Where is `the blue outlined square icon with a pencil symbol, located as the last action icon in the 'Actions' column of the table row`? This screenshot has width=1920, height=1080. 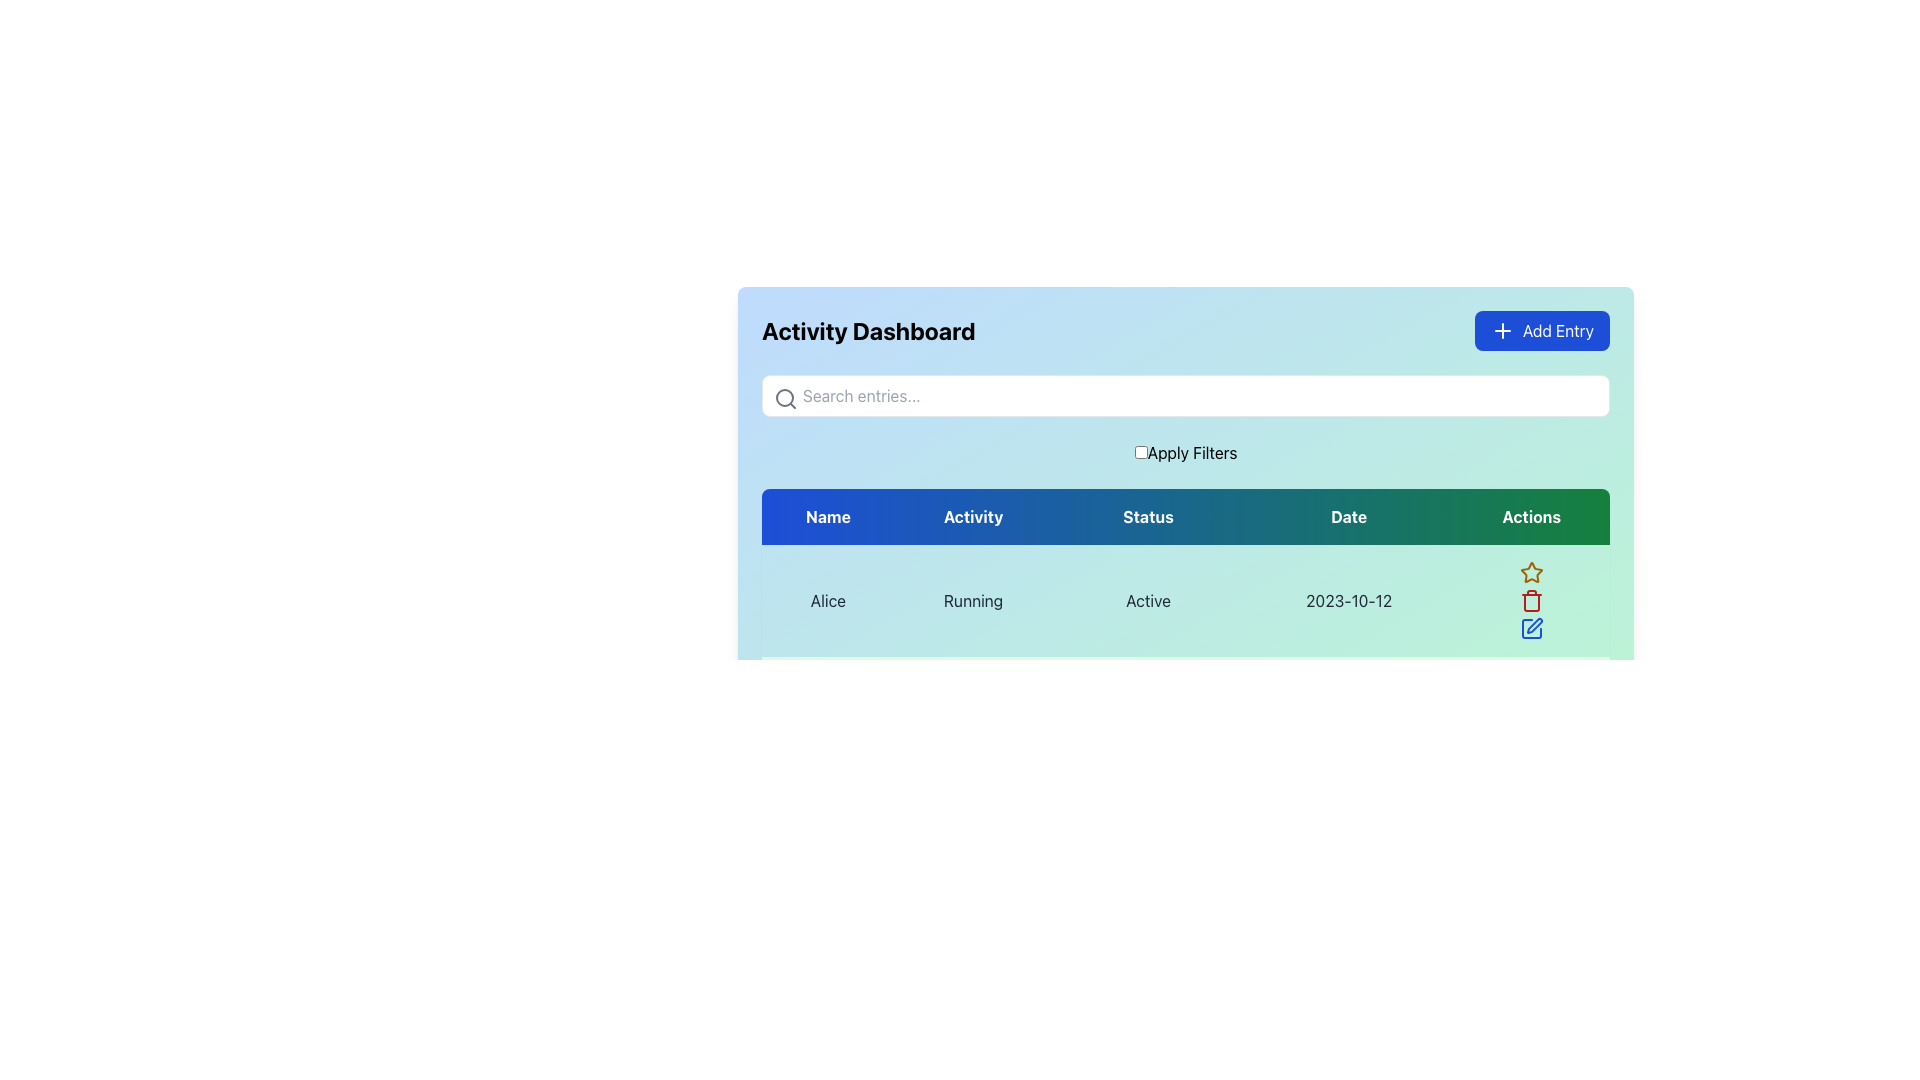 the blue outlined square icon with a pencil symbol, located as the last action icon in the 'Actions' column of the table row is located at coordinates (1530, 627).